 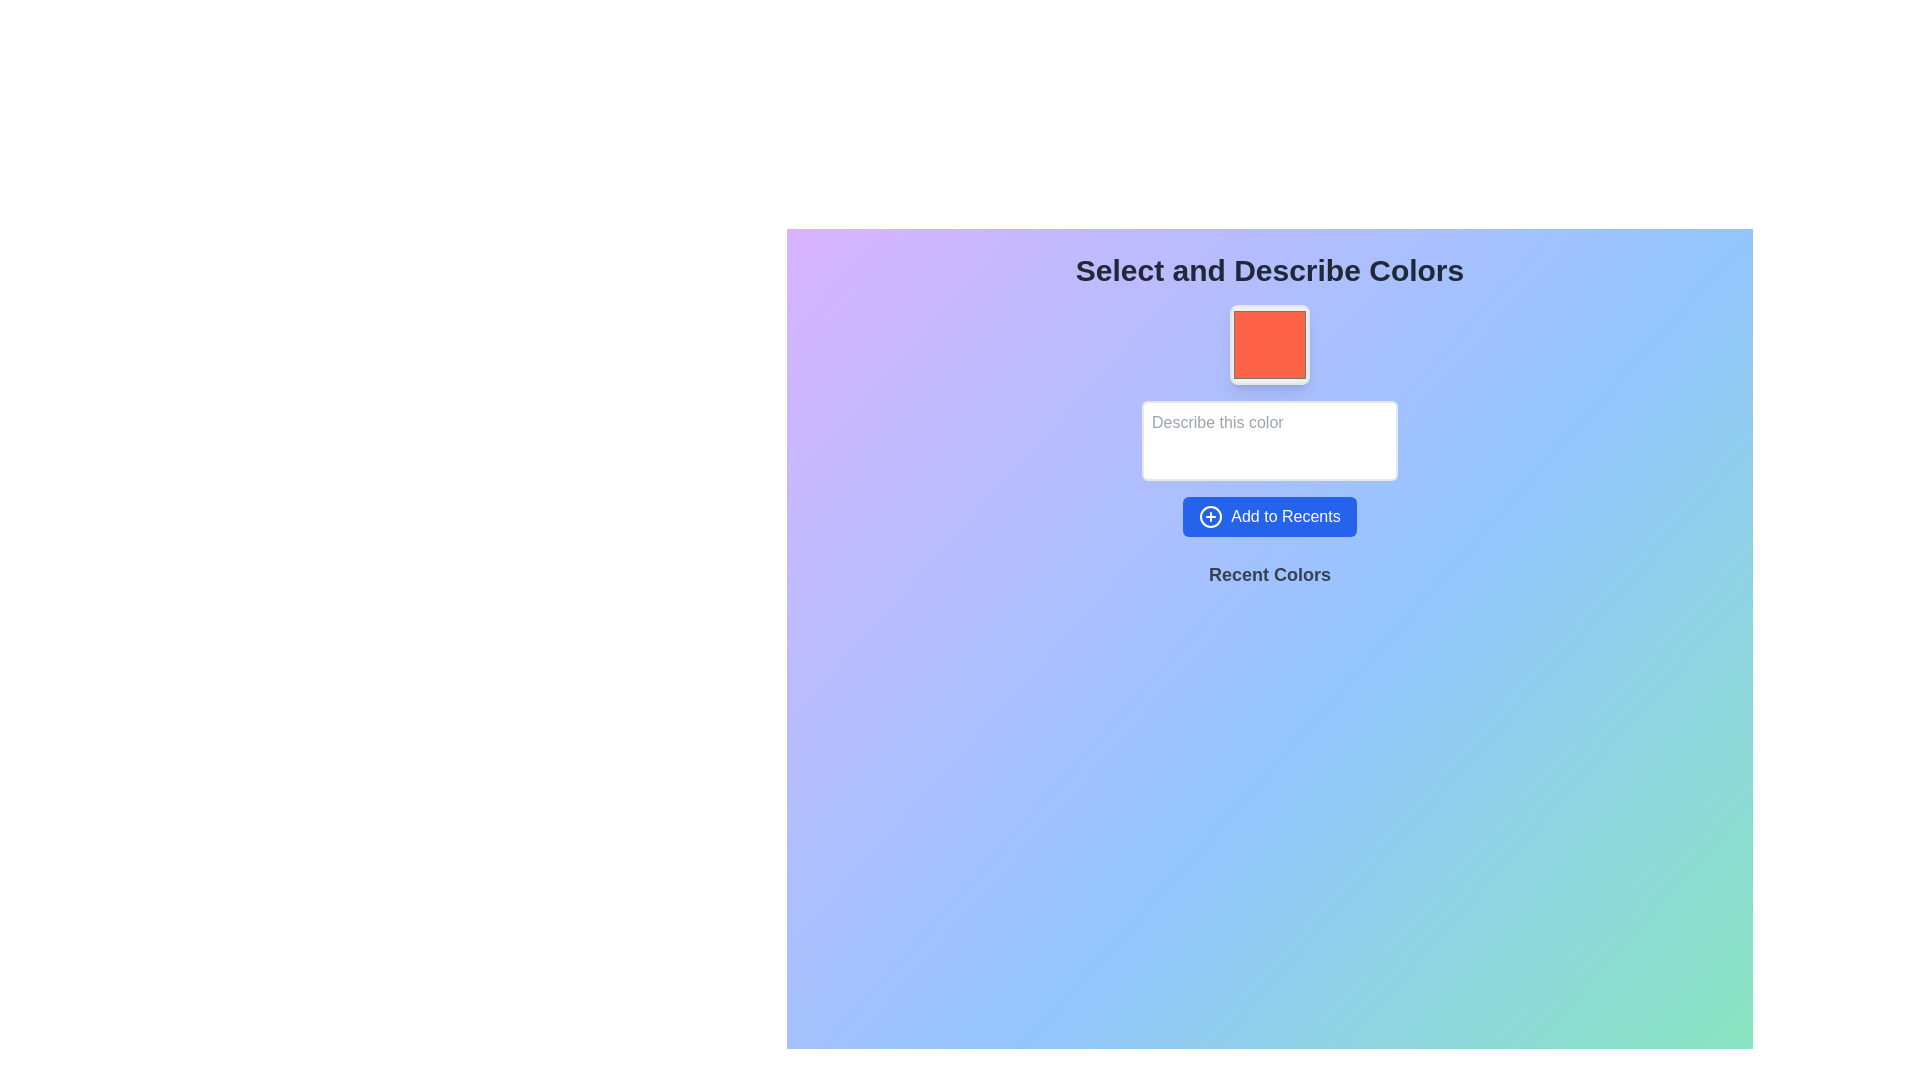 What do you see at coordinates (1210, 515) in the screenshot?
I see `the circular graphical element located at the center of a '+' icon, which is situated beneath the 'Describe this color' text input field and above the 'Add to Recents' button` at bounding box center [1210, 515].